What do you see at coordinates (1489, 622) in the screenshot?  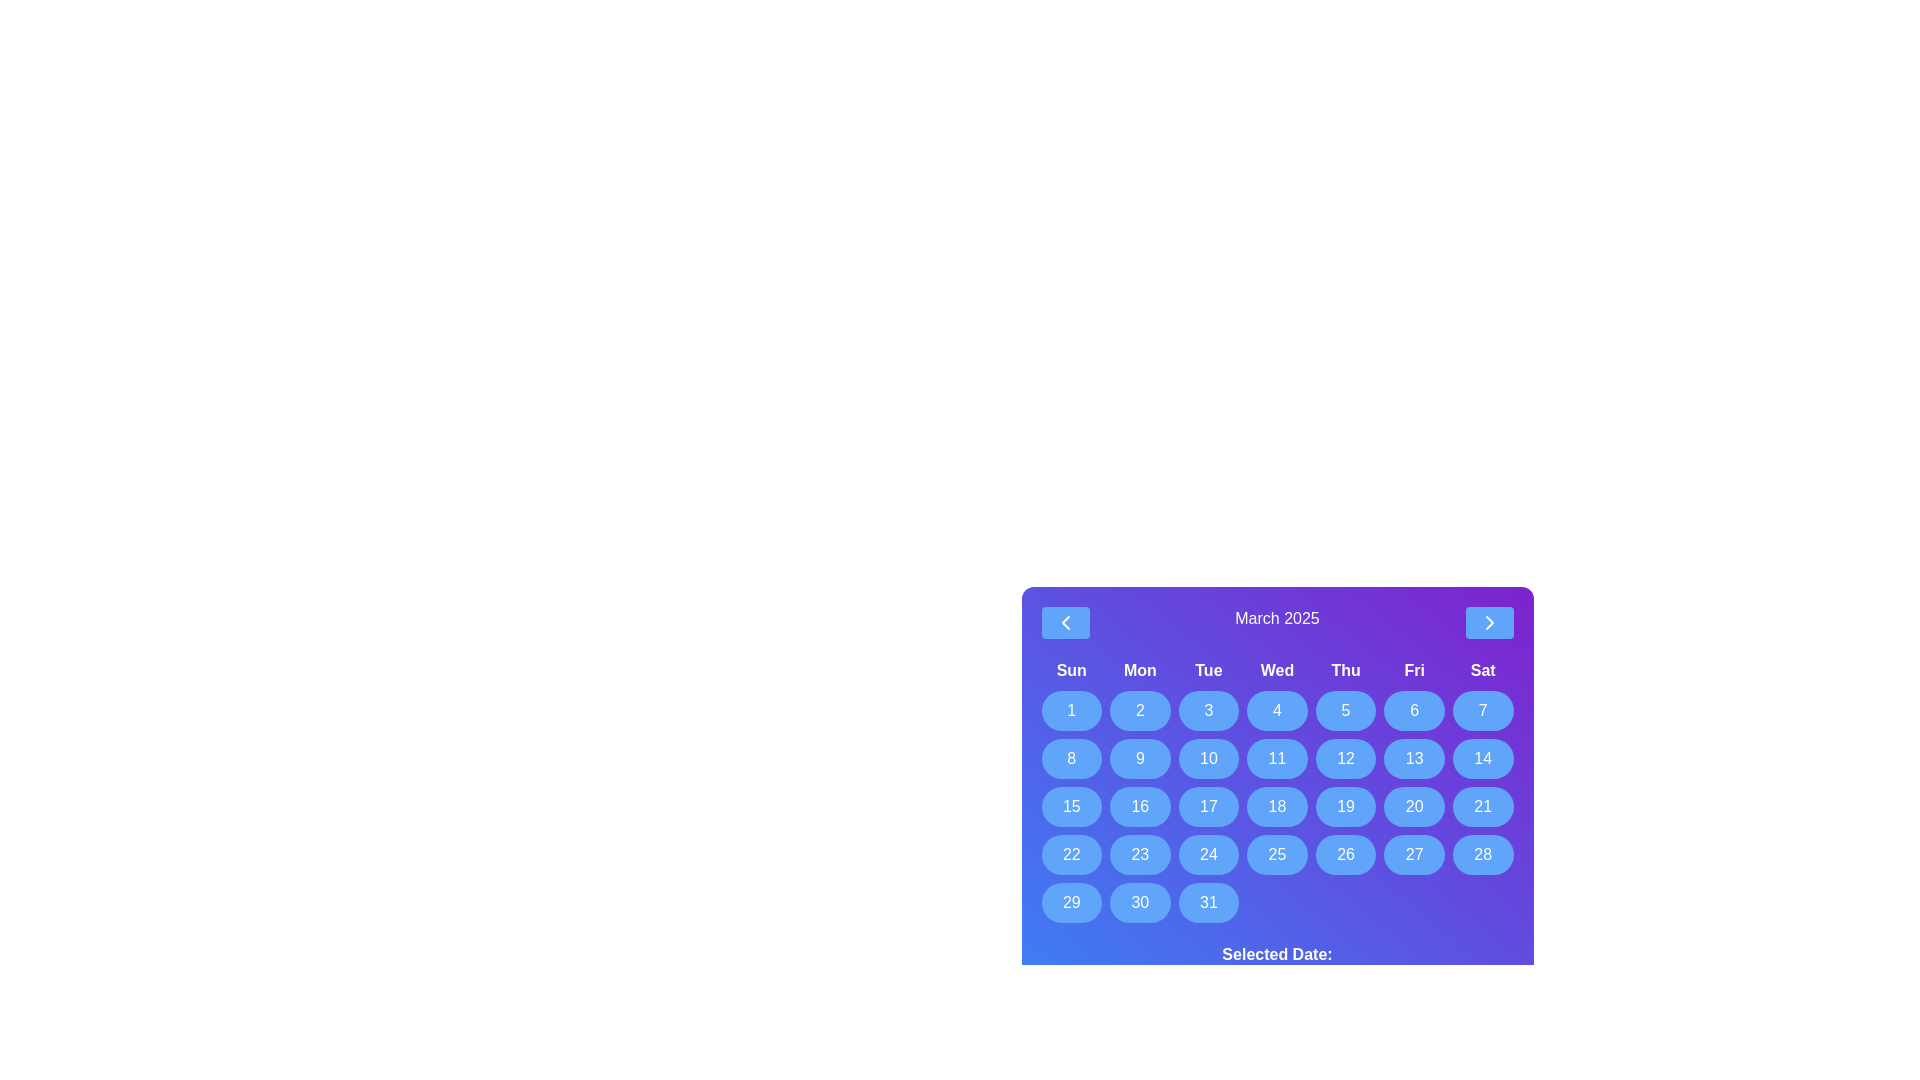 I see `the rounded rectangular blue button with a rightward-pointing arrow icon located at the top-right corner of the calendar interface` at bounding box center [1489, 622].